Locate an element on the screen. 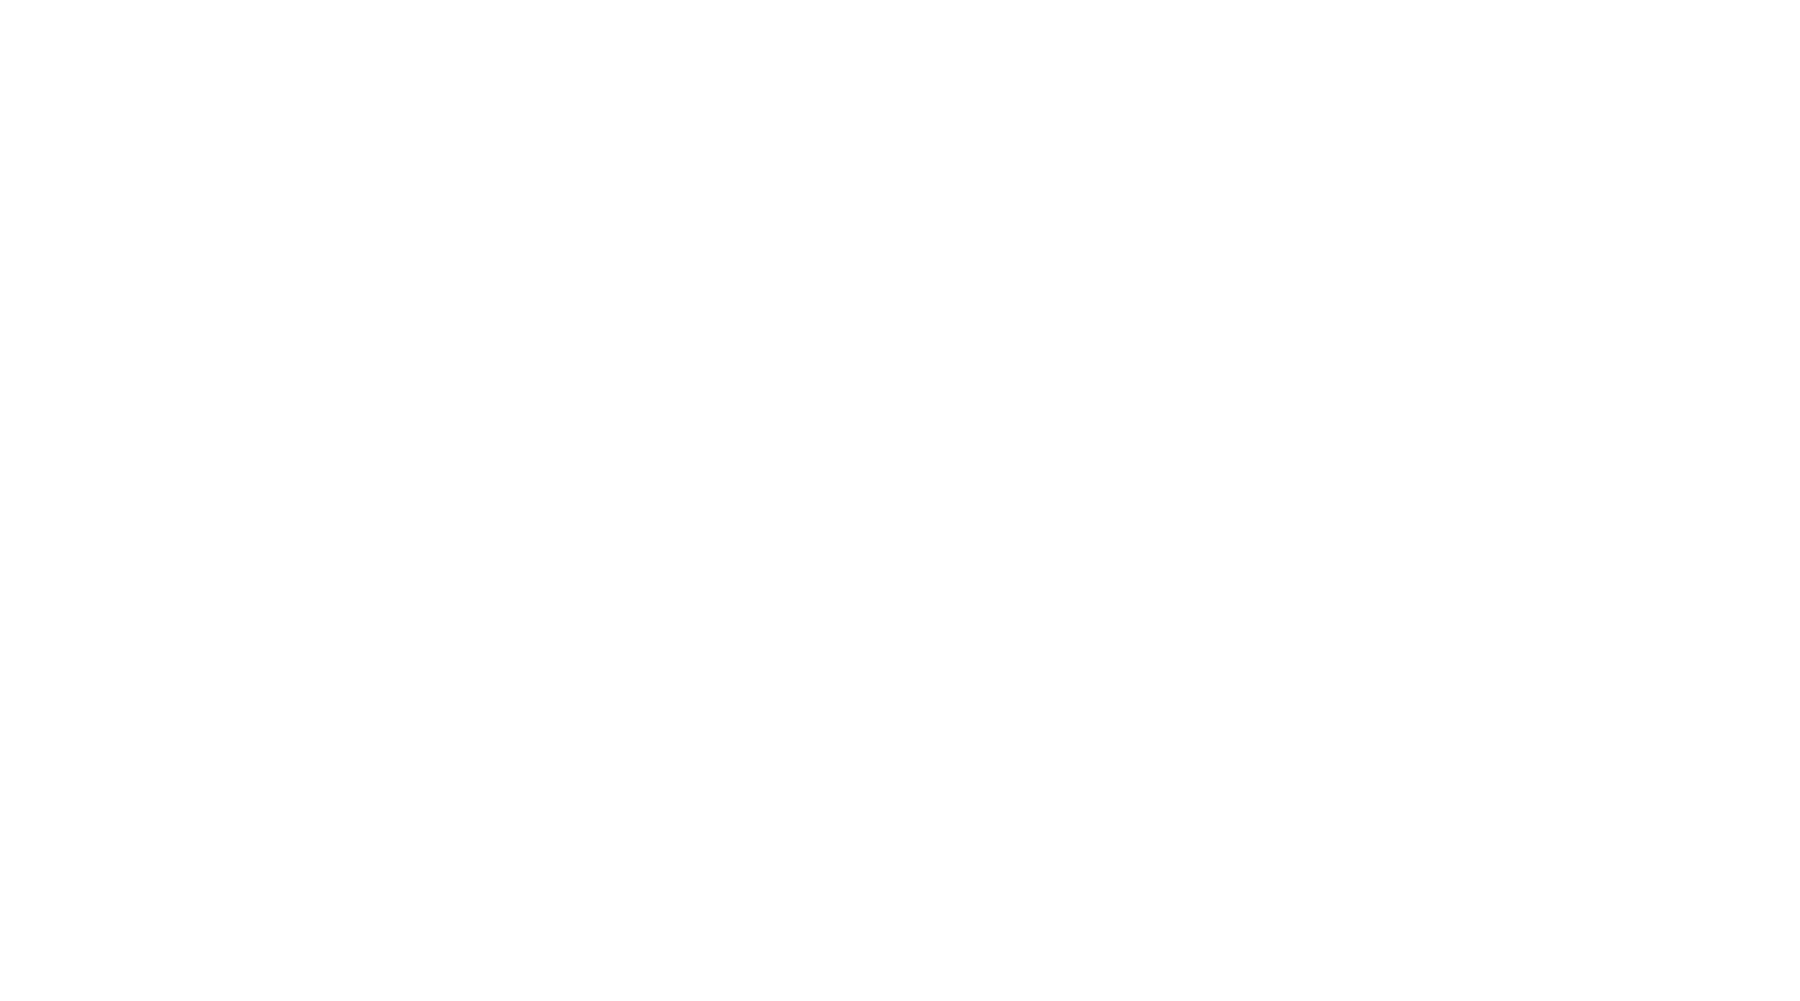 This screenshot has height=1001, width=1800. 'Recipes' is located at coordinates (1279, 352).